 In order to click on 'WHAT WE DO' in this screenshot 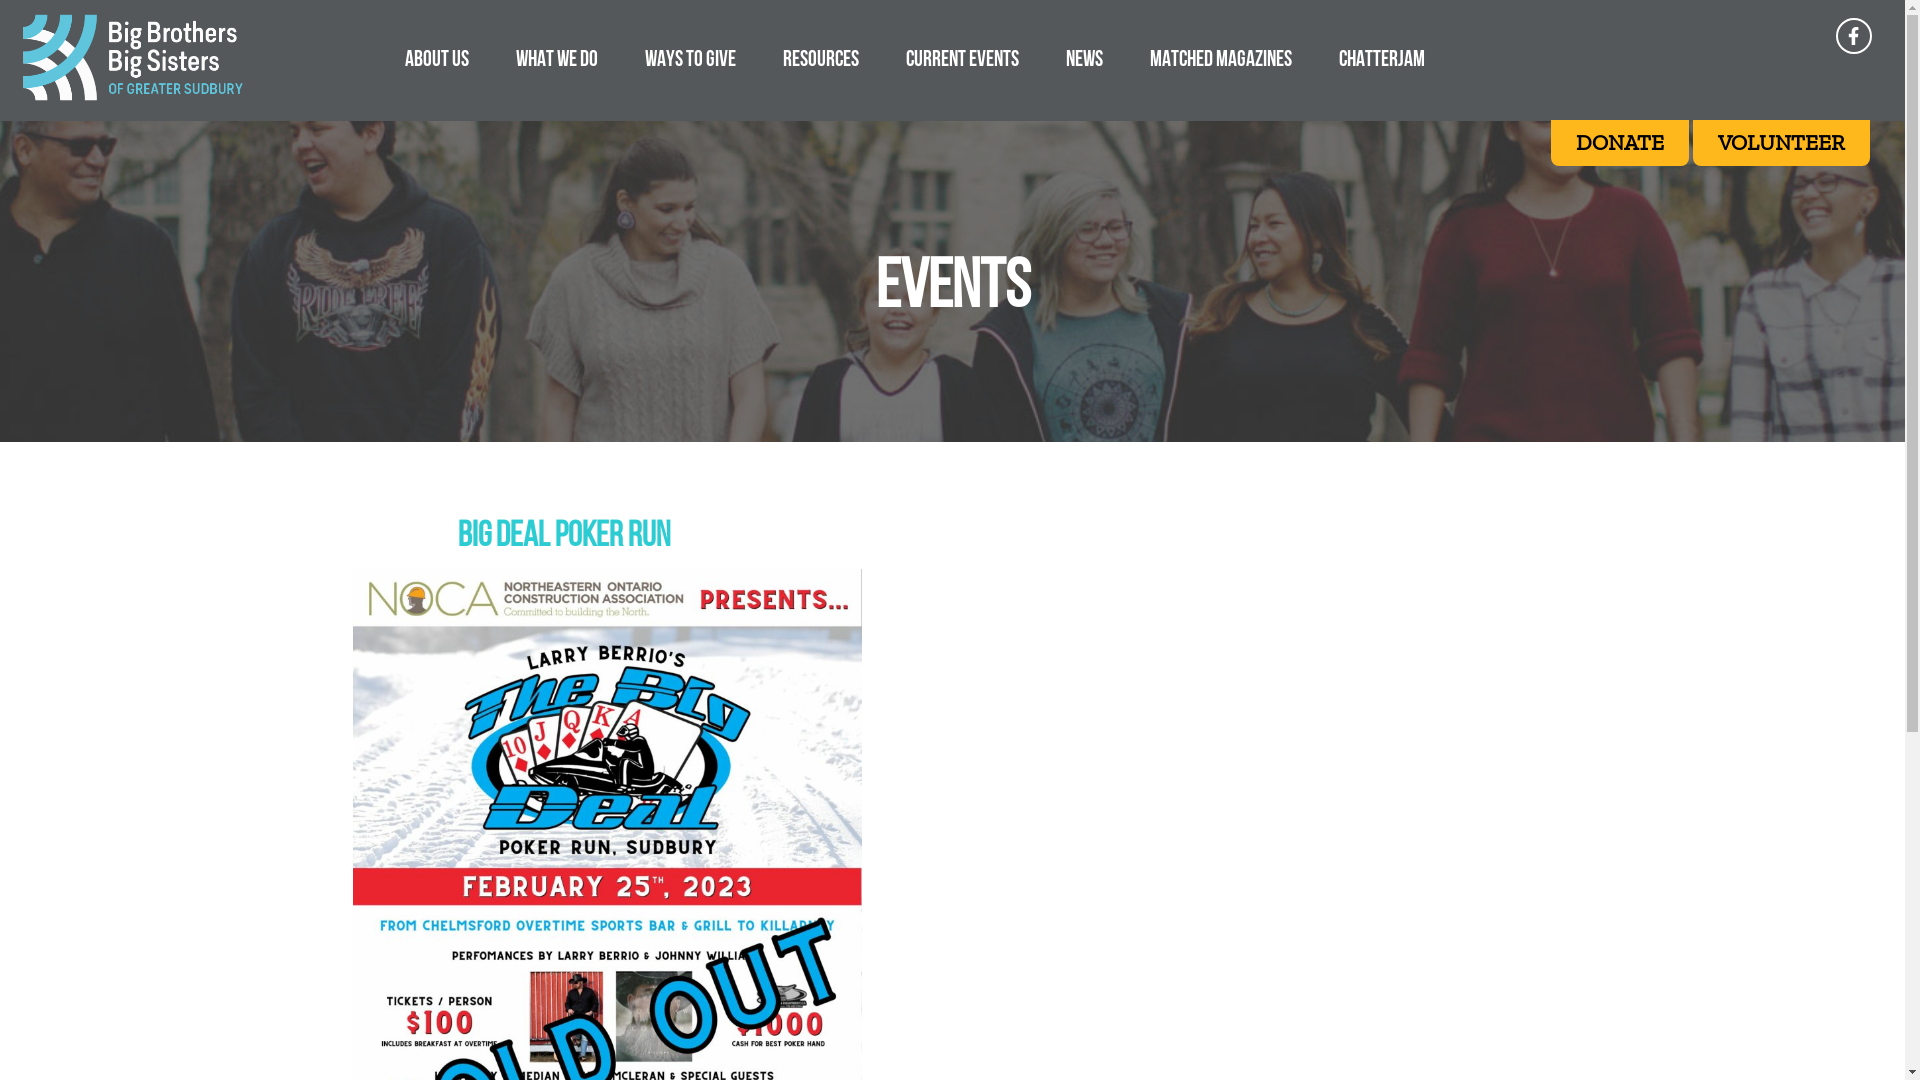, I will do `click(556, 57)`.